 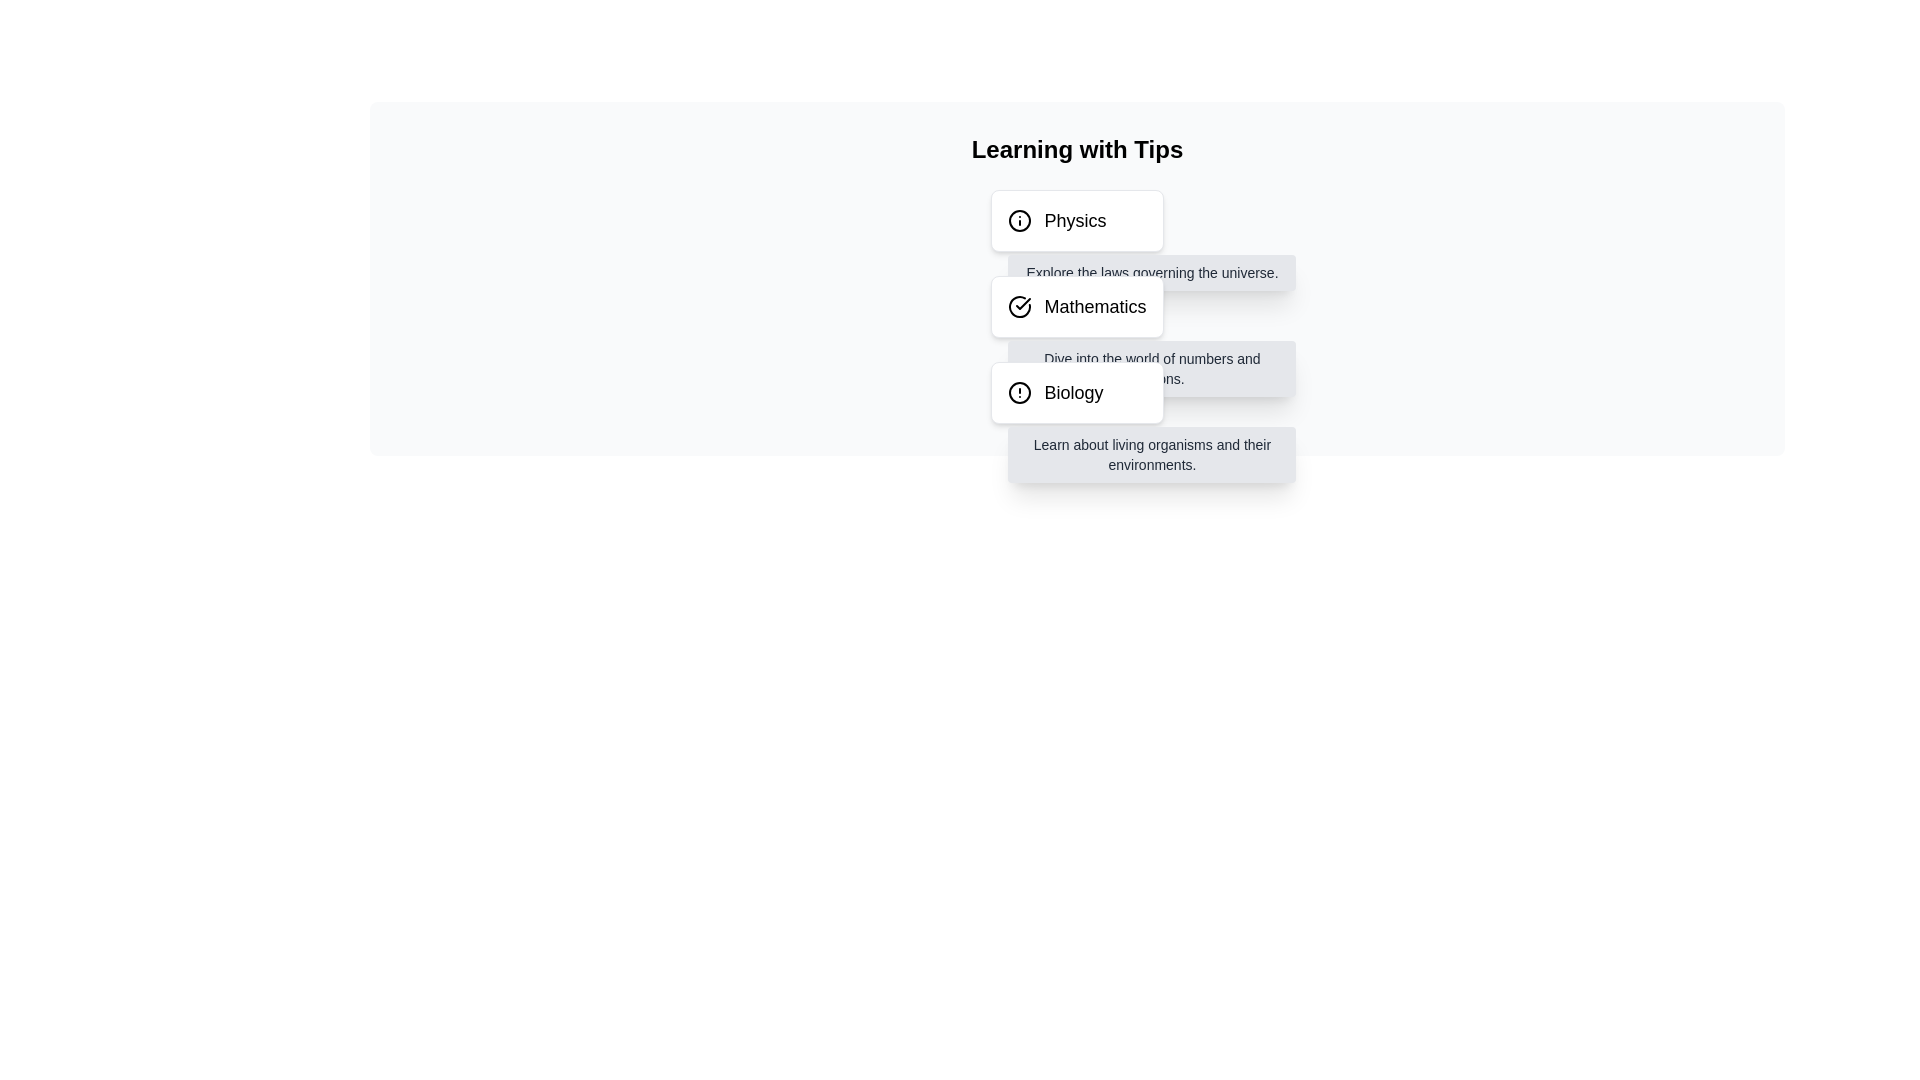 I want to click on circular icon with a checkmark symbol inside, which indicates a completed or verified state, positioned at the beginning of the row associated with the 'Mathematics' label, so click(x=1020, y=307).